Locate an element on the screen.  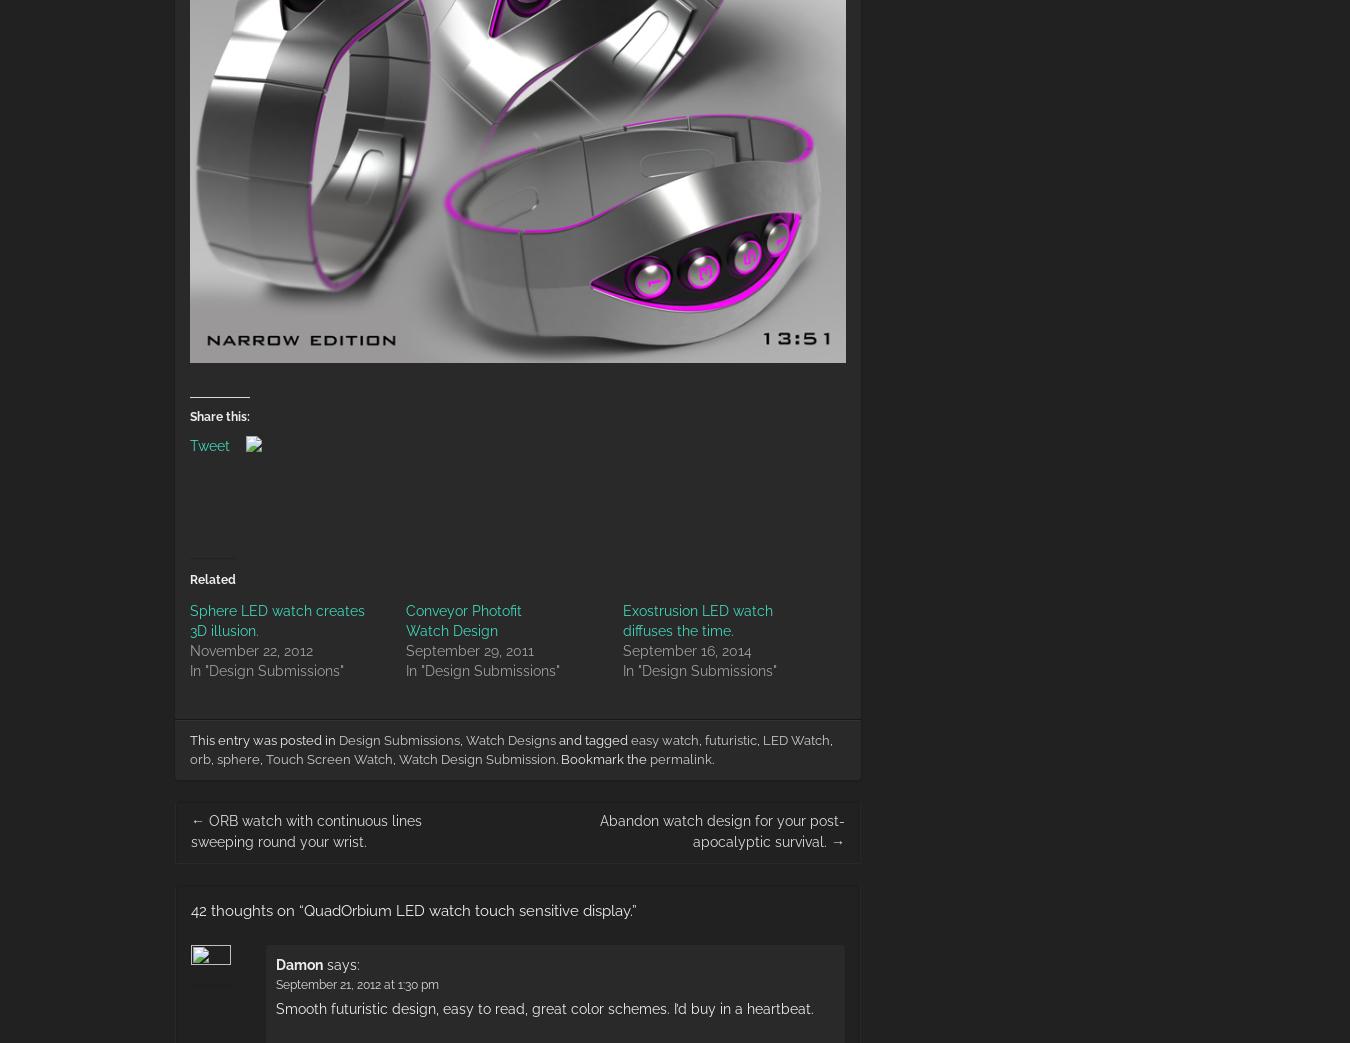
'permalink' is located at coordinates (650, 758).